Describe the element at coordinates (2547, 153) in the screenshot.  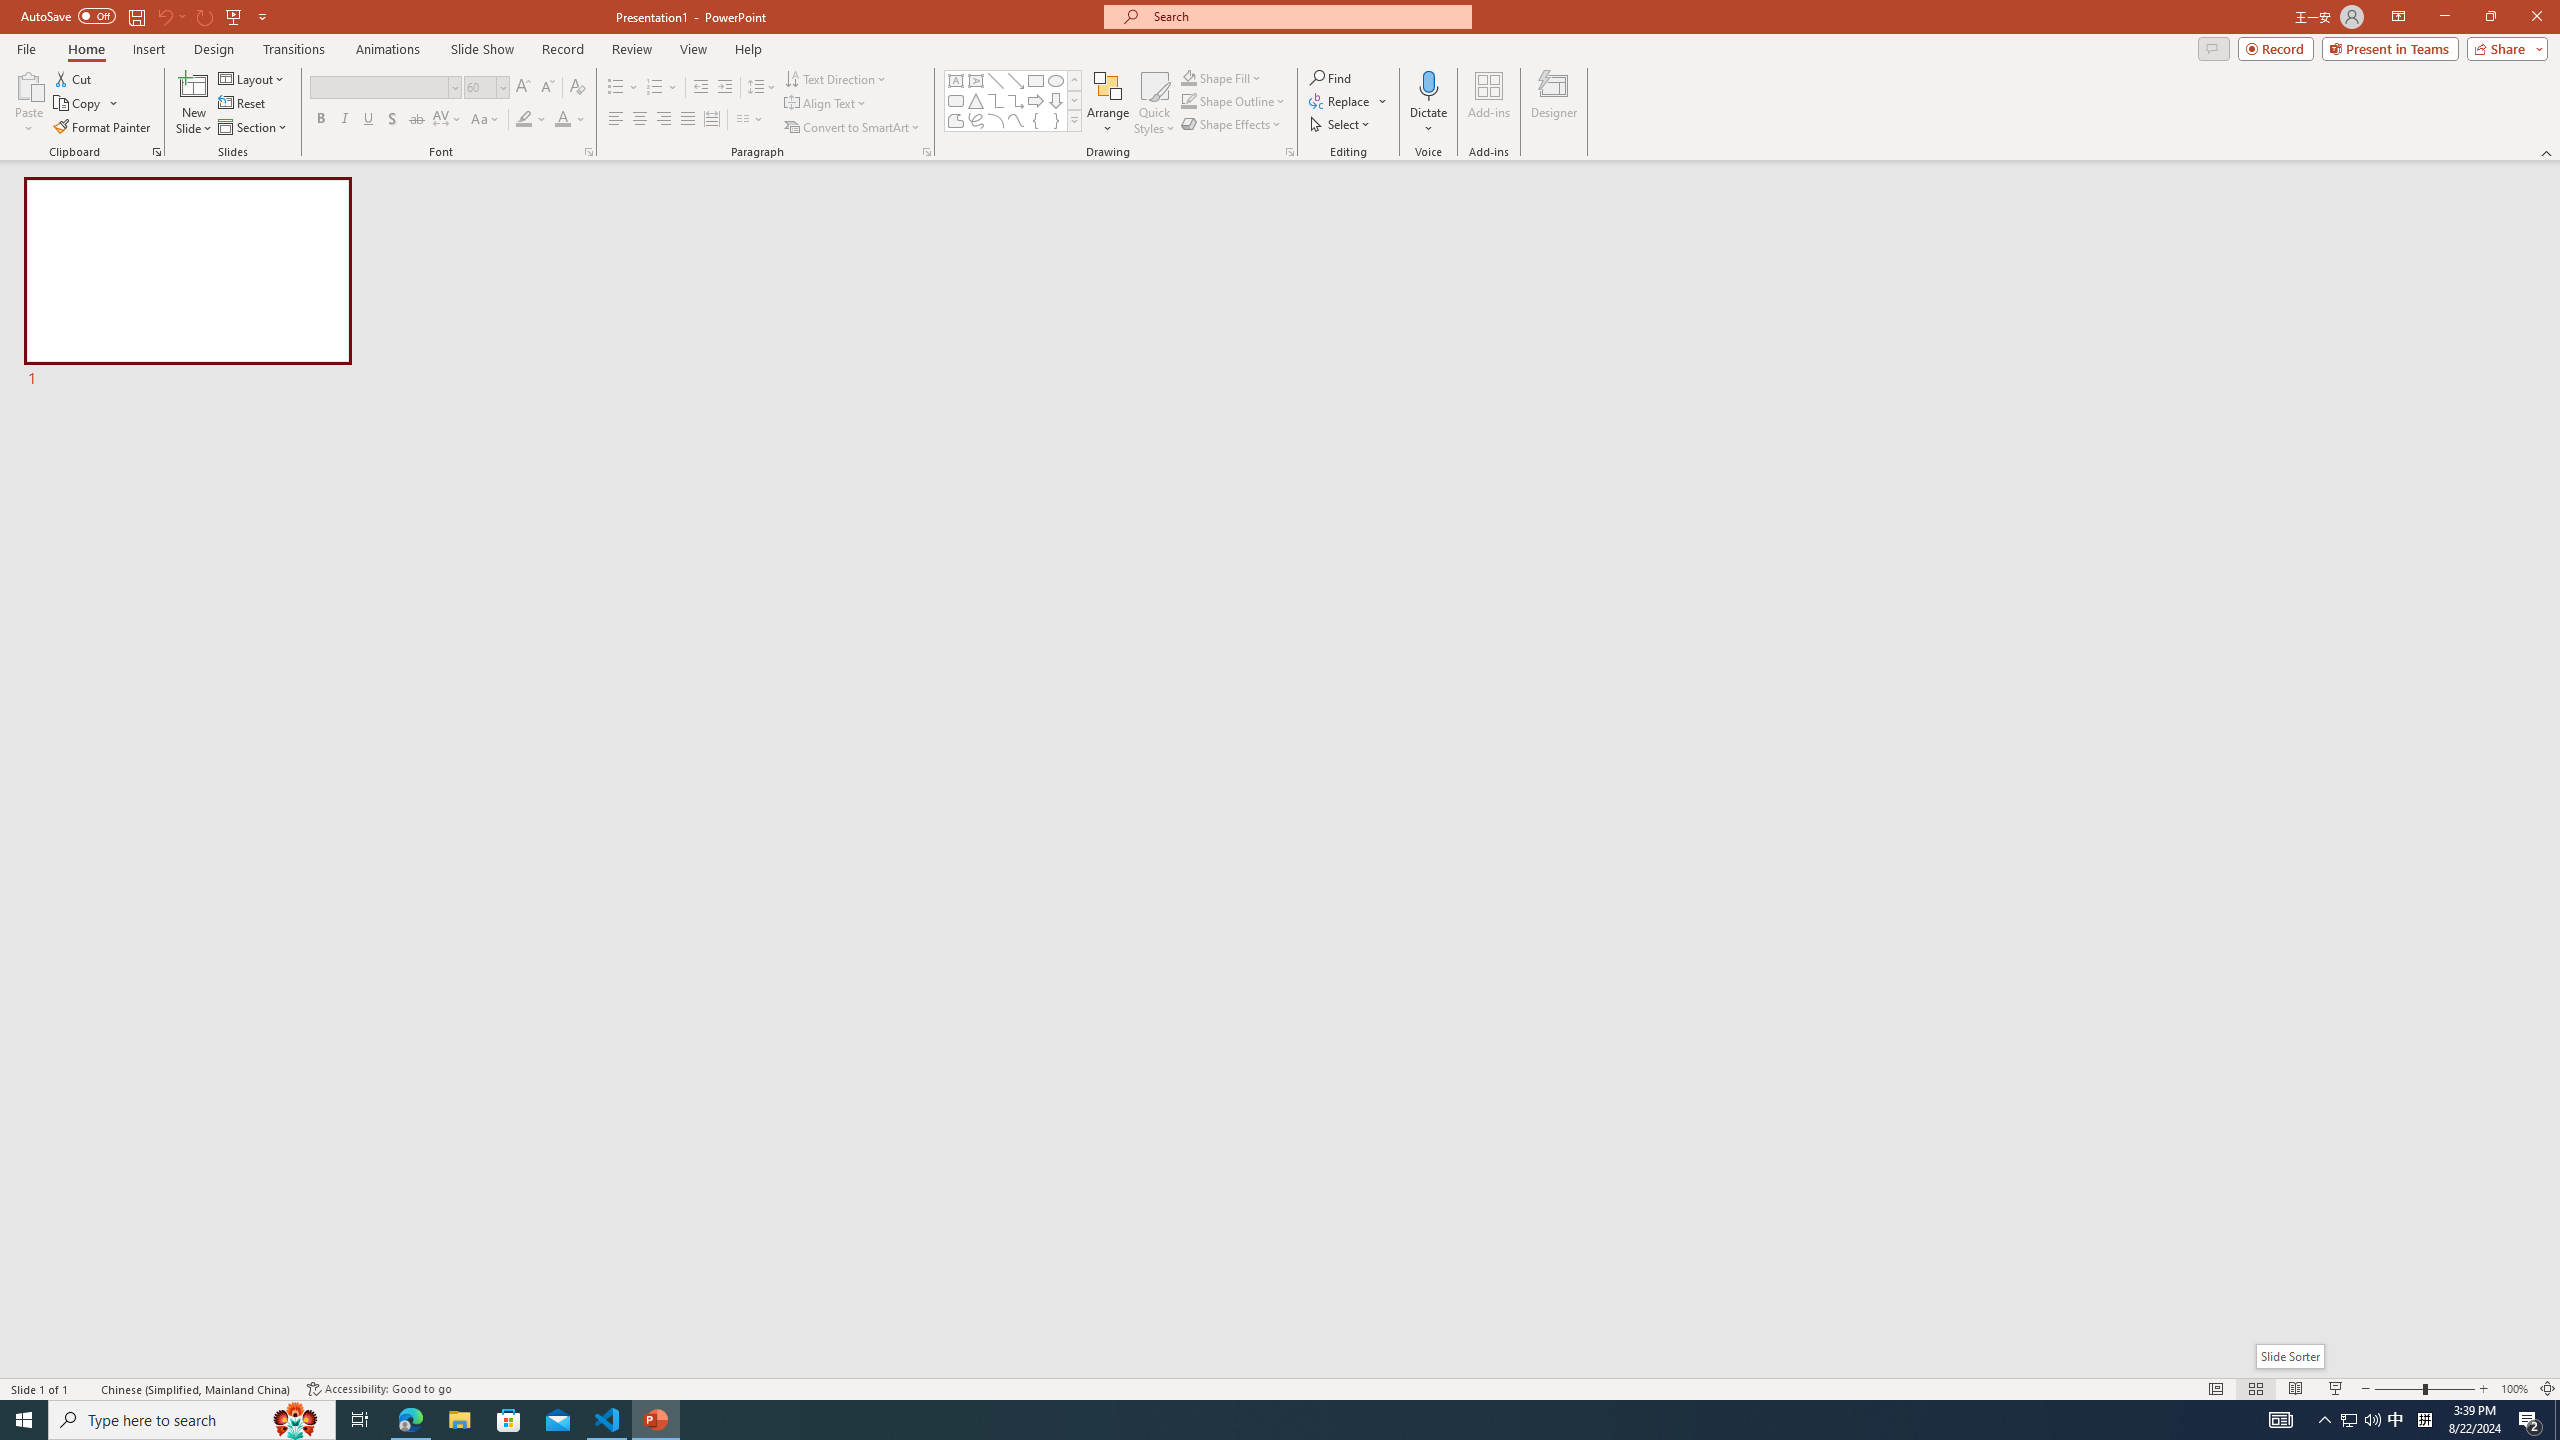
I see `'Collapse the Ribbon'` at that location.